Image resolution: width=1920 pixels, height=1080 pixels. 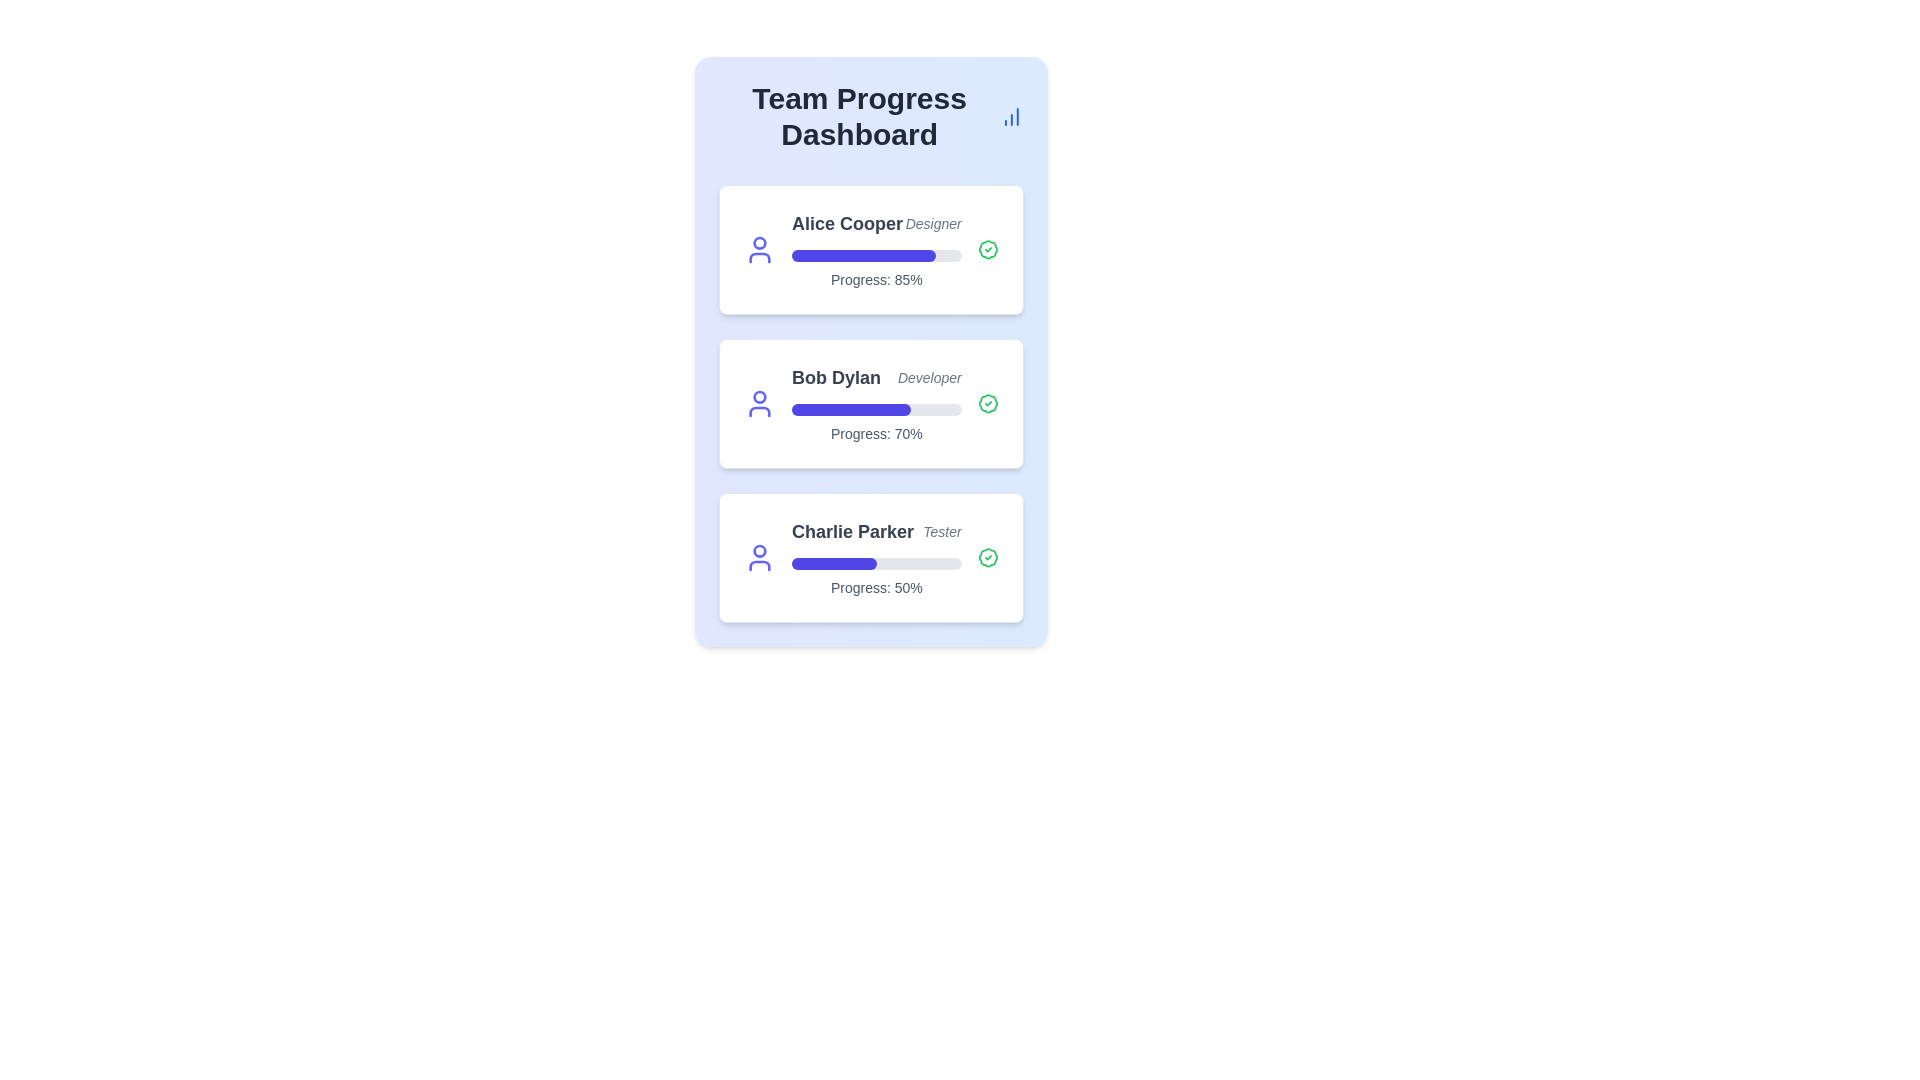 What do you see at coordinates (758, 558) in the screenshot?
I see `the avatar placeholder icon for the user 'Charlie Parker' located at the bottom left of the dashboard card` at bounding box center [758, 558].